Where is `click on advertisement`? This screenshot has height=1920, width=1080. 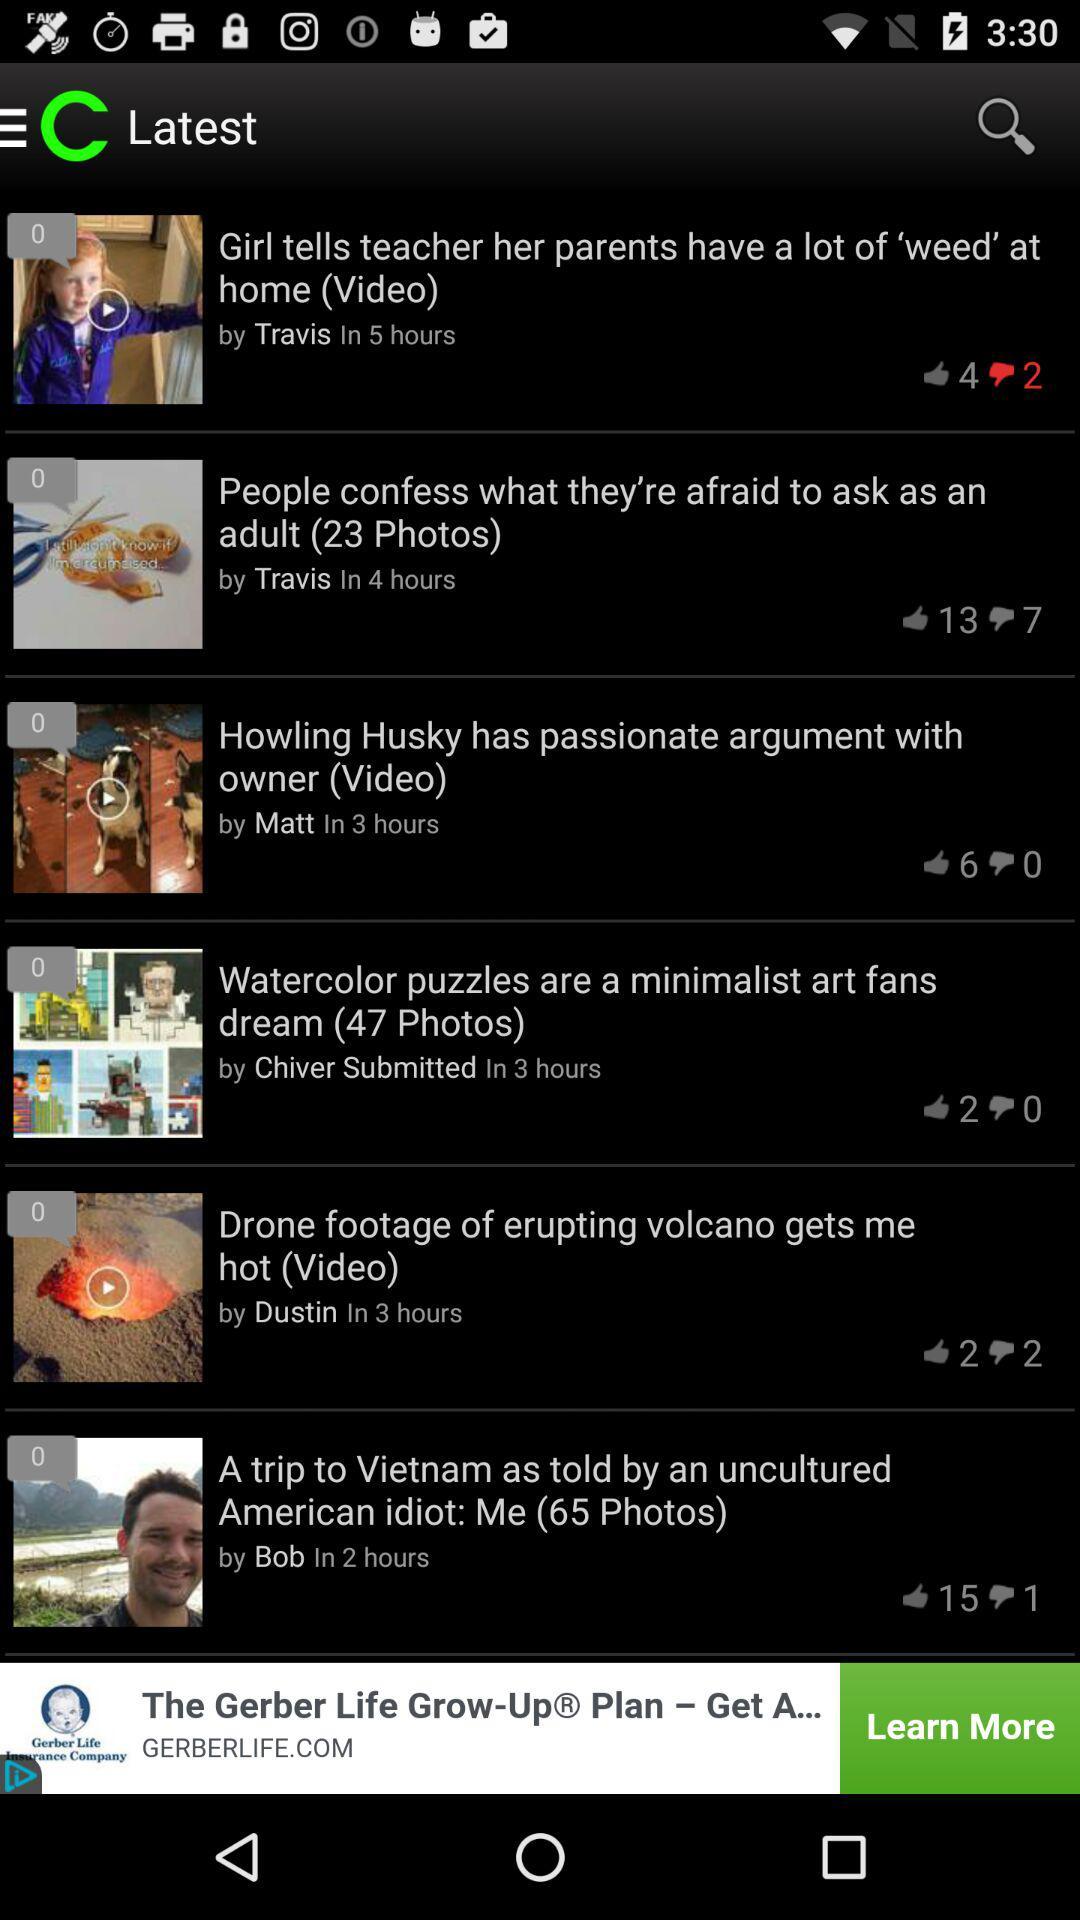
click on advertisement is located at coordinates (540, 1727).